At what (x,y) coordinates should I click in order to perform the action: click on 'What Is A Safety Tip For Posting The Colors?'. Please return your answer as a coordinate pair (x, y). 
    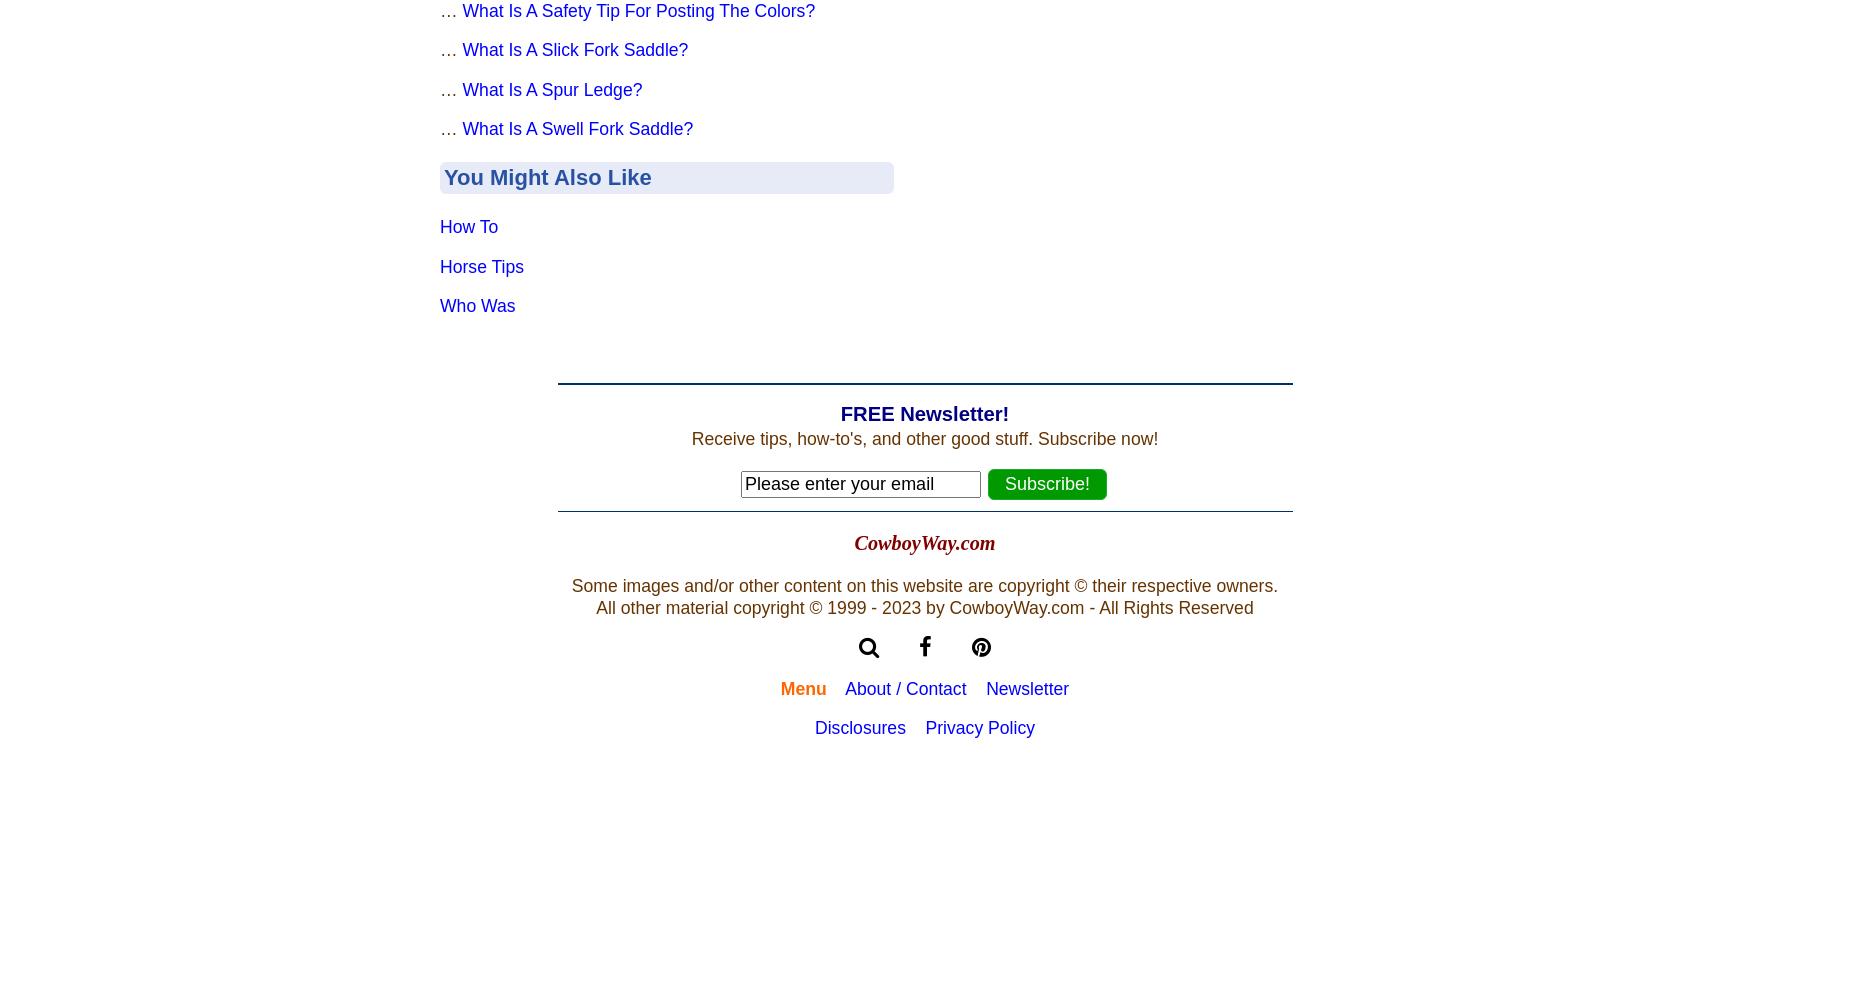
    Looking at the image, I should click on (638, 9).